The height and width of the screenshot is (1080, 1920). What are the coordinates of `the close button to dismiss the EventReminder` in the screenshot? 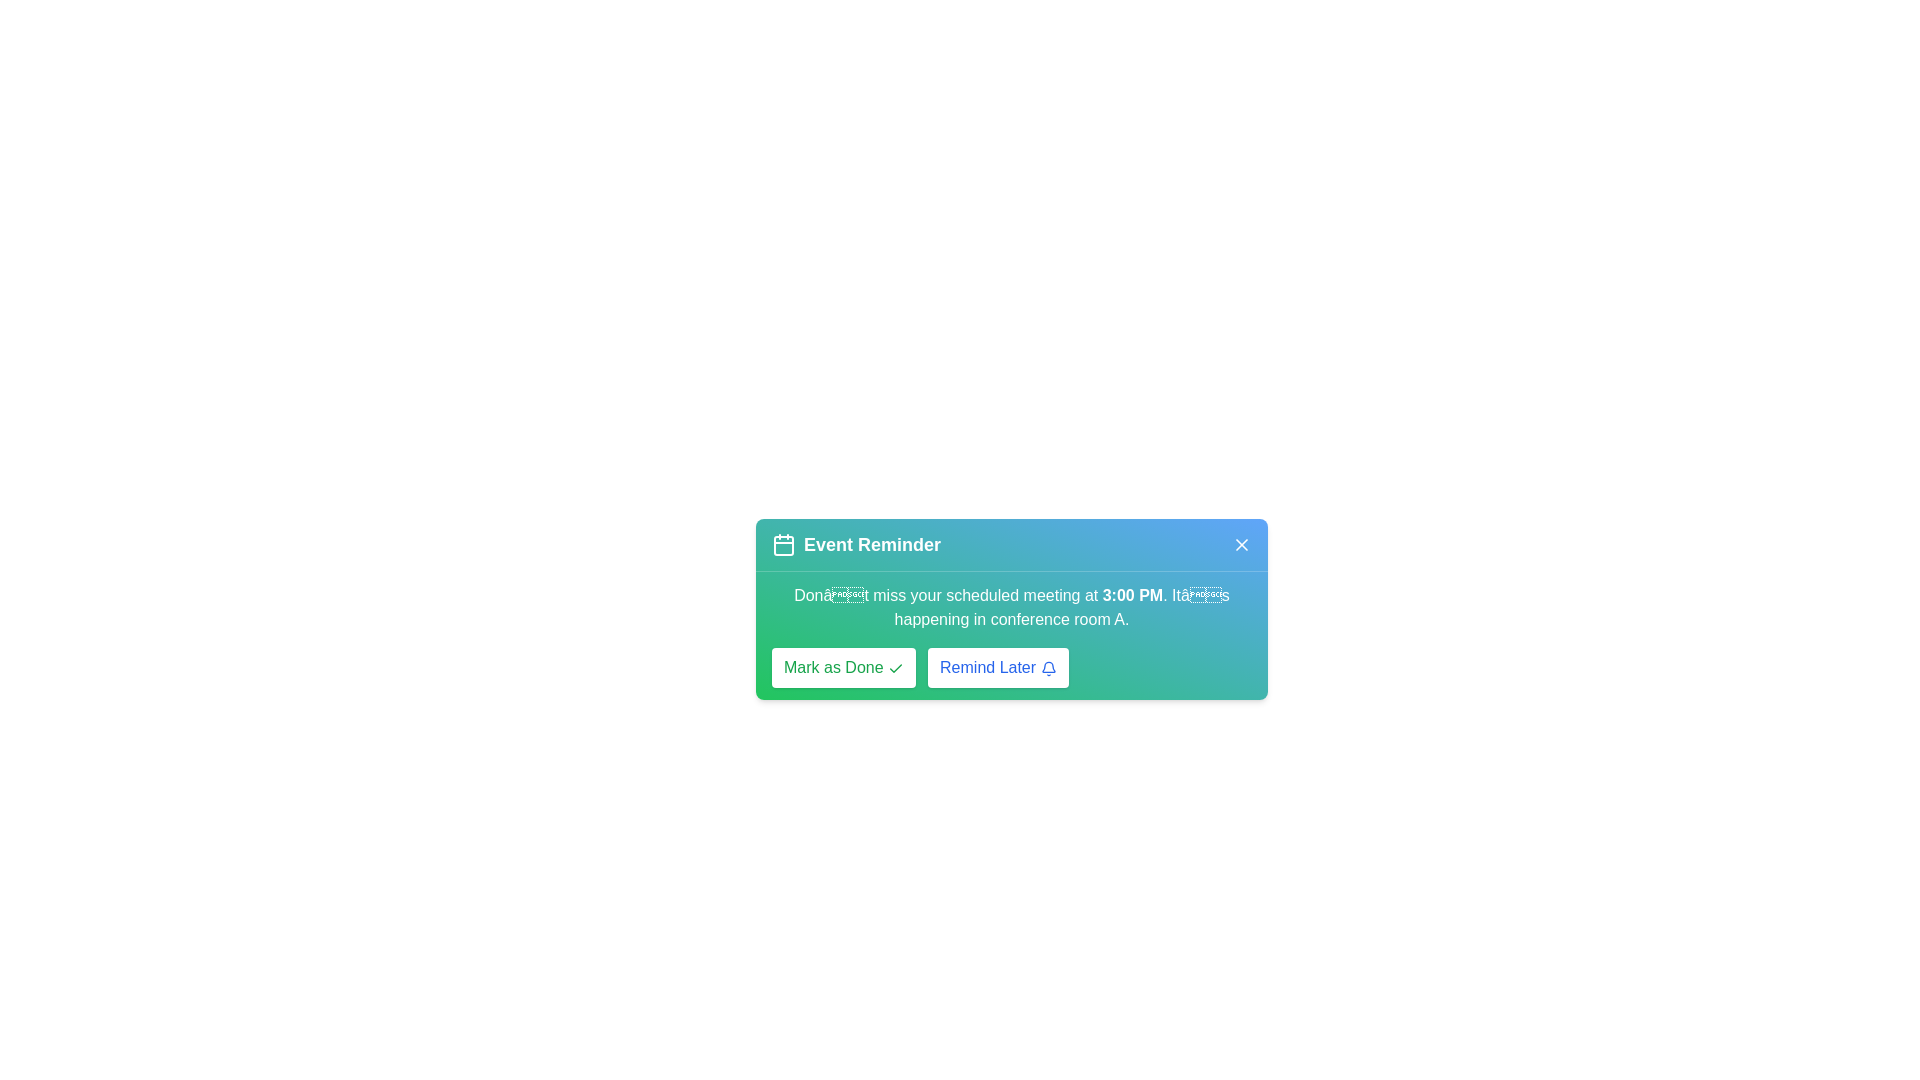 It's located at (1241, 544).